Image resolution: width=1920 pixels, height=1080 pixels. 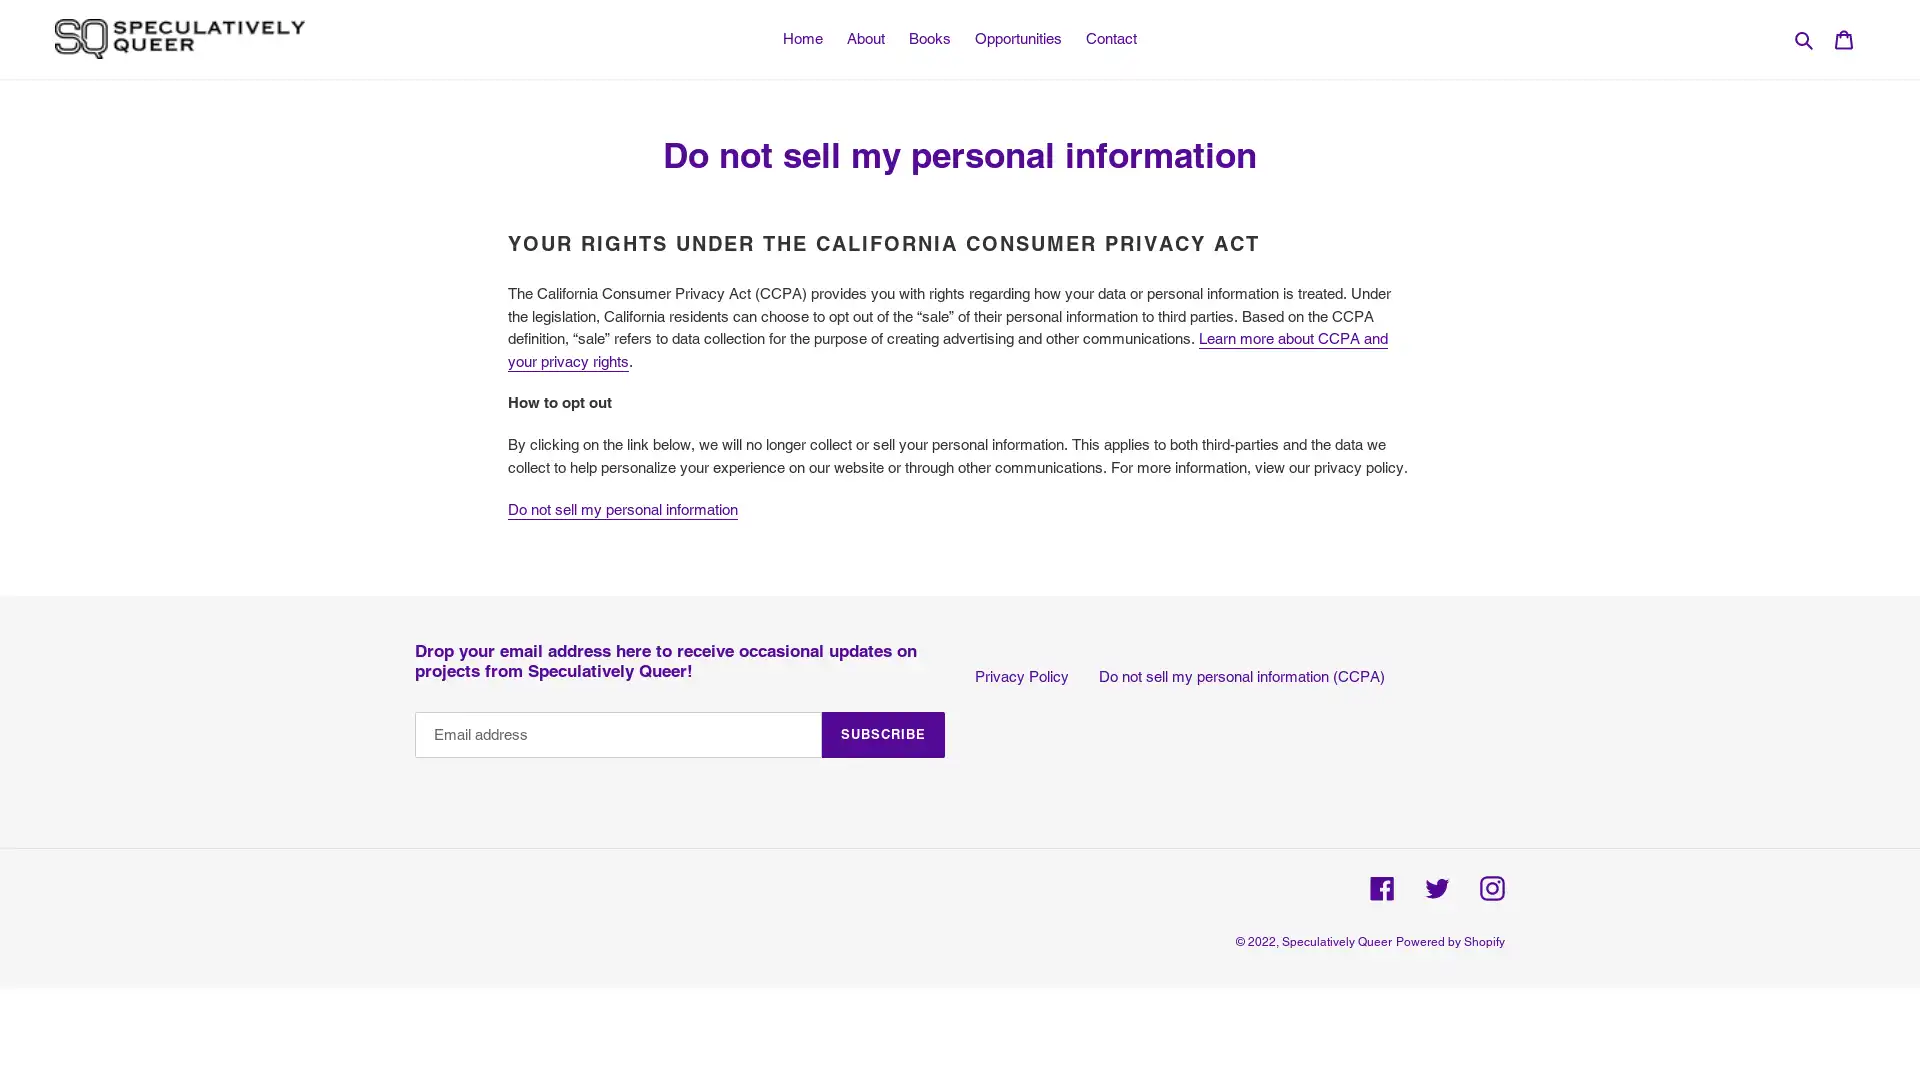 What do you see at coordinates (1805, 38) in the screenshot?
I see `Search` at bounding box center [1805, 38].